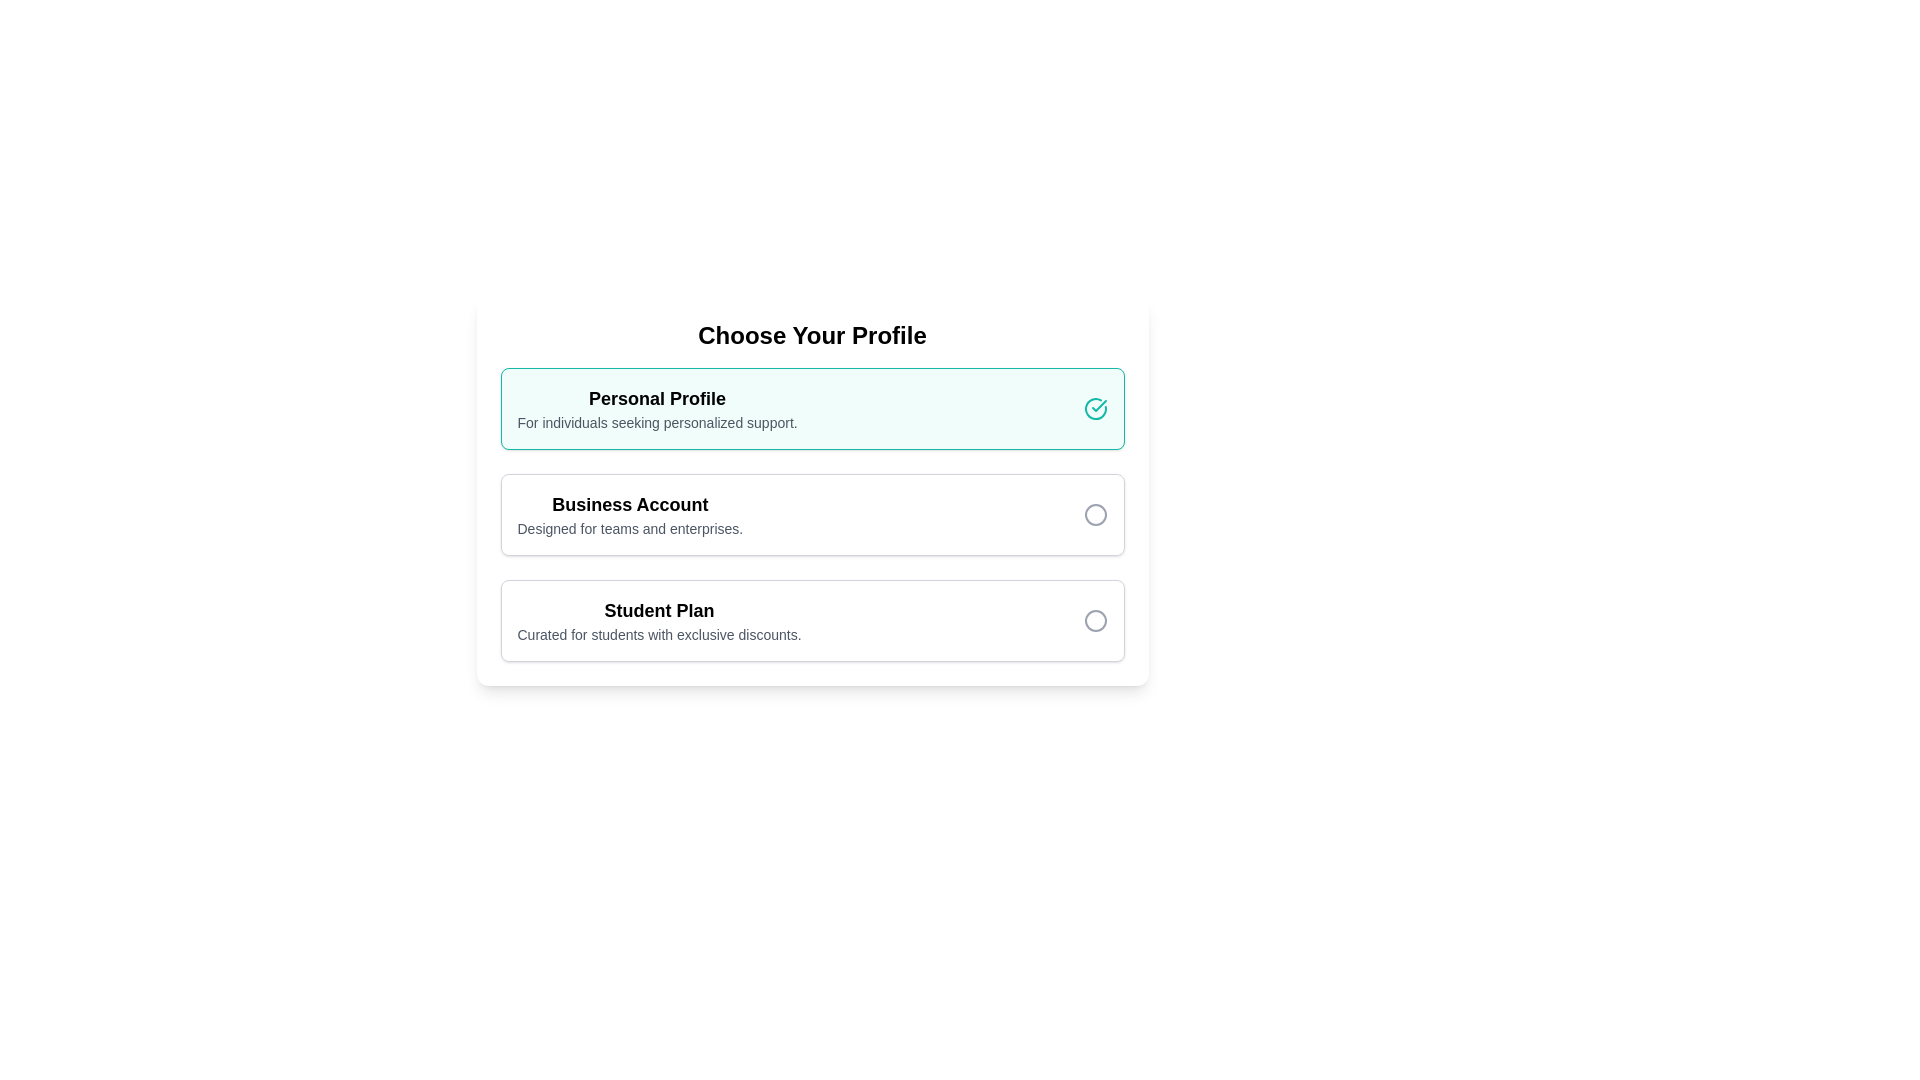 This screenshot has height=1080, width=1920. Describe the element at coordinates (659, 609) in the screenshot. I see `text label that serves as the title for the 'Student Plan' option, which is centrally positioned within the option's bounding box` at that location.